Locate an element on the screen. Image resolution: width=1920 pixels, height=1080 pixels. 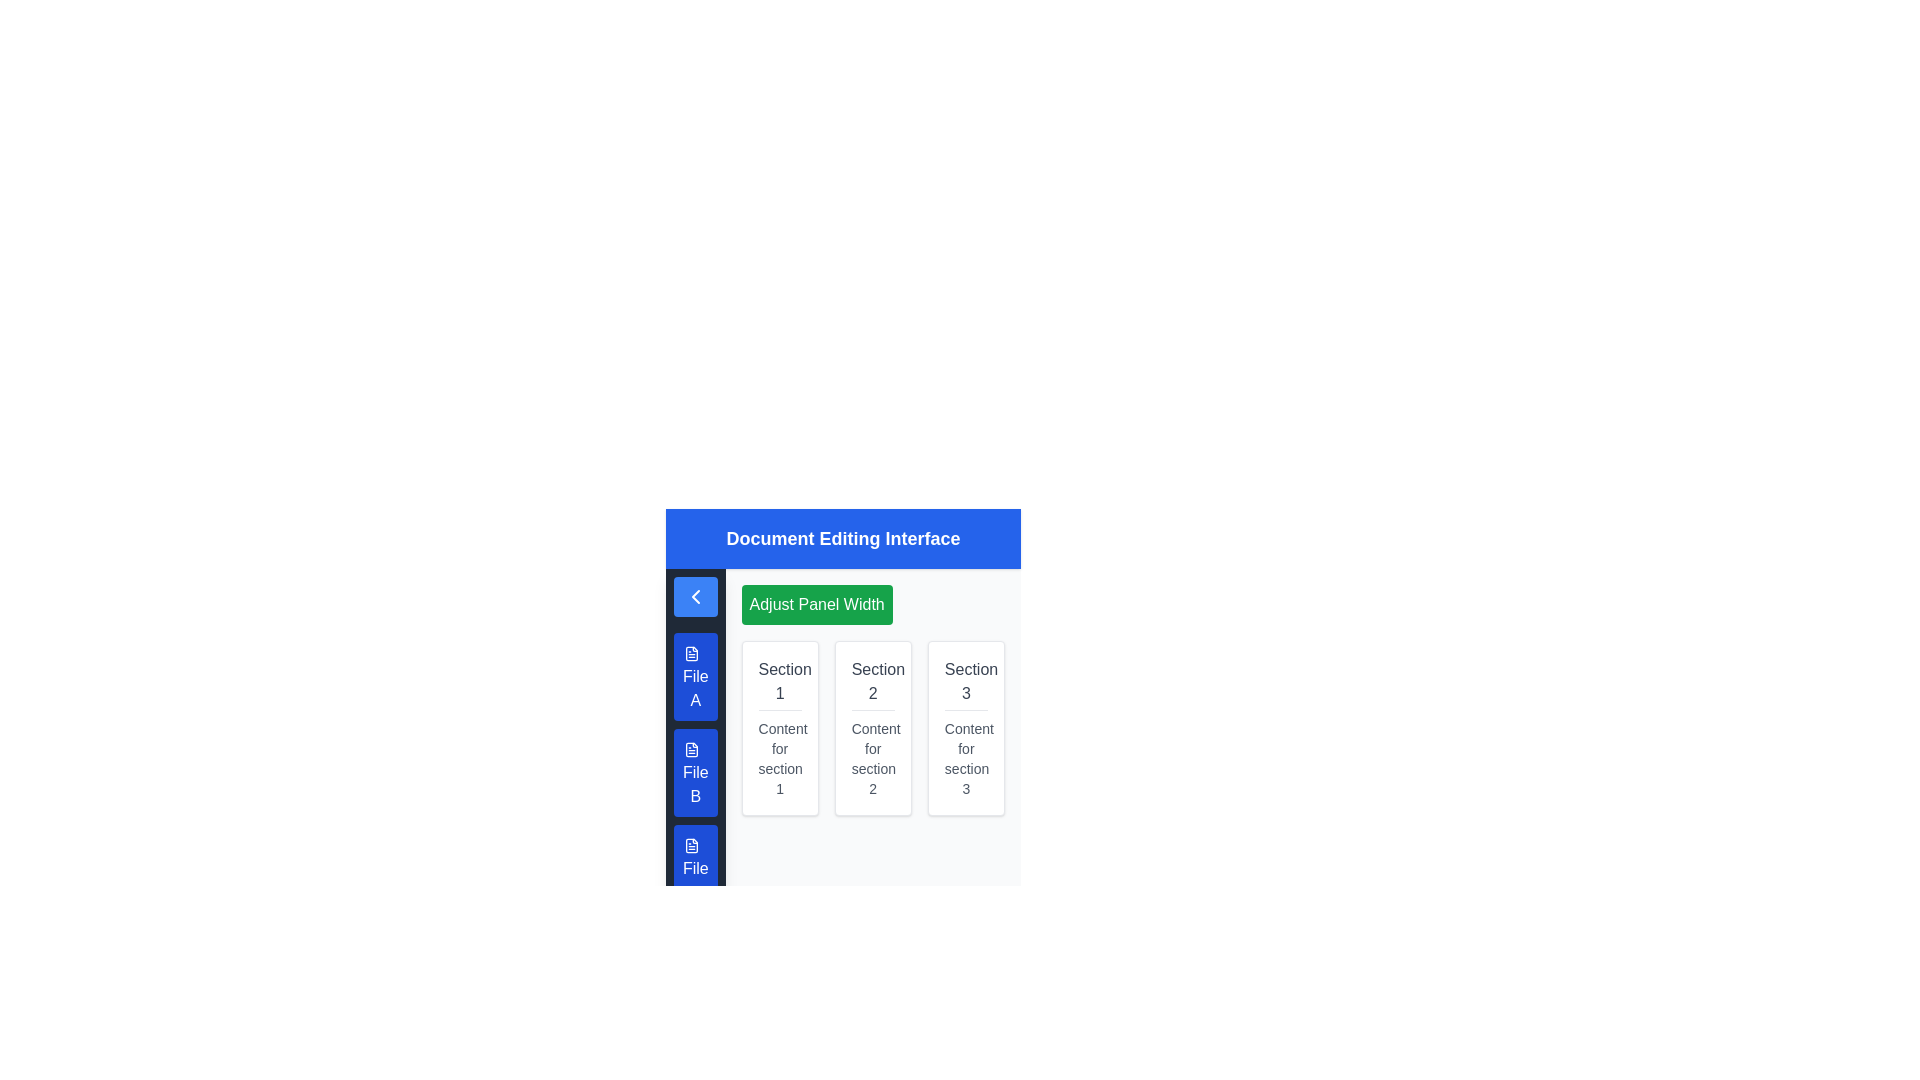
the static text label that provides a descriptive label for the associated section within 'Section 3', positioned below its title and centrally aligned is located at coordinates (966, 759).